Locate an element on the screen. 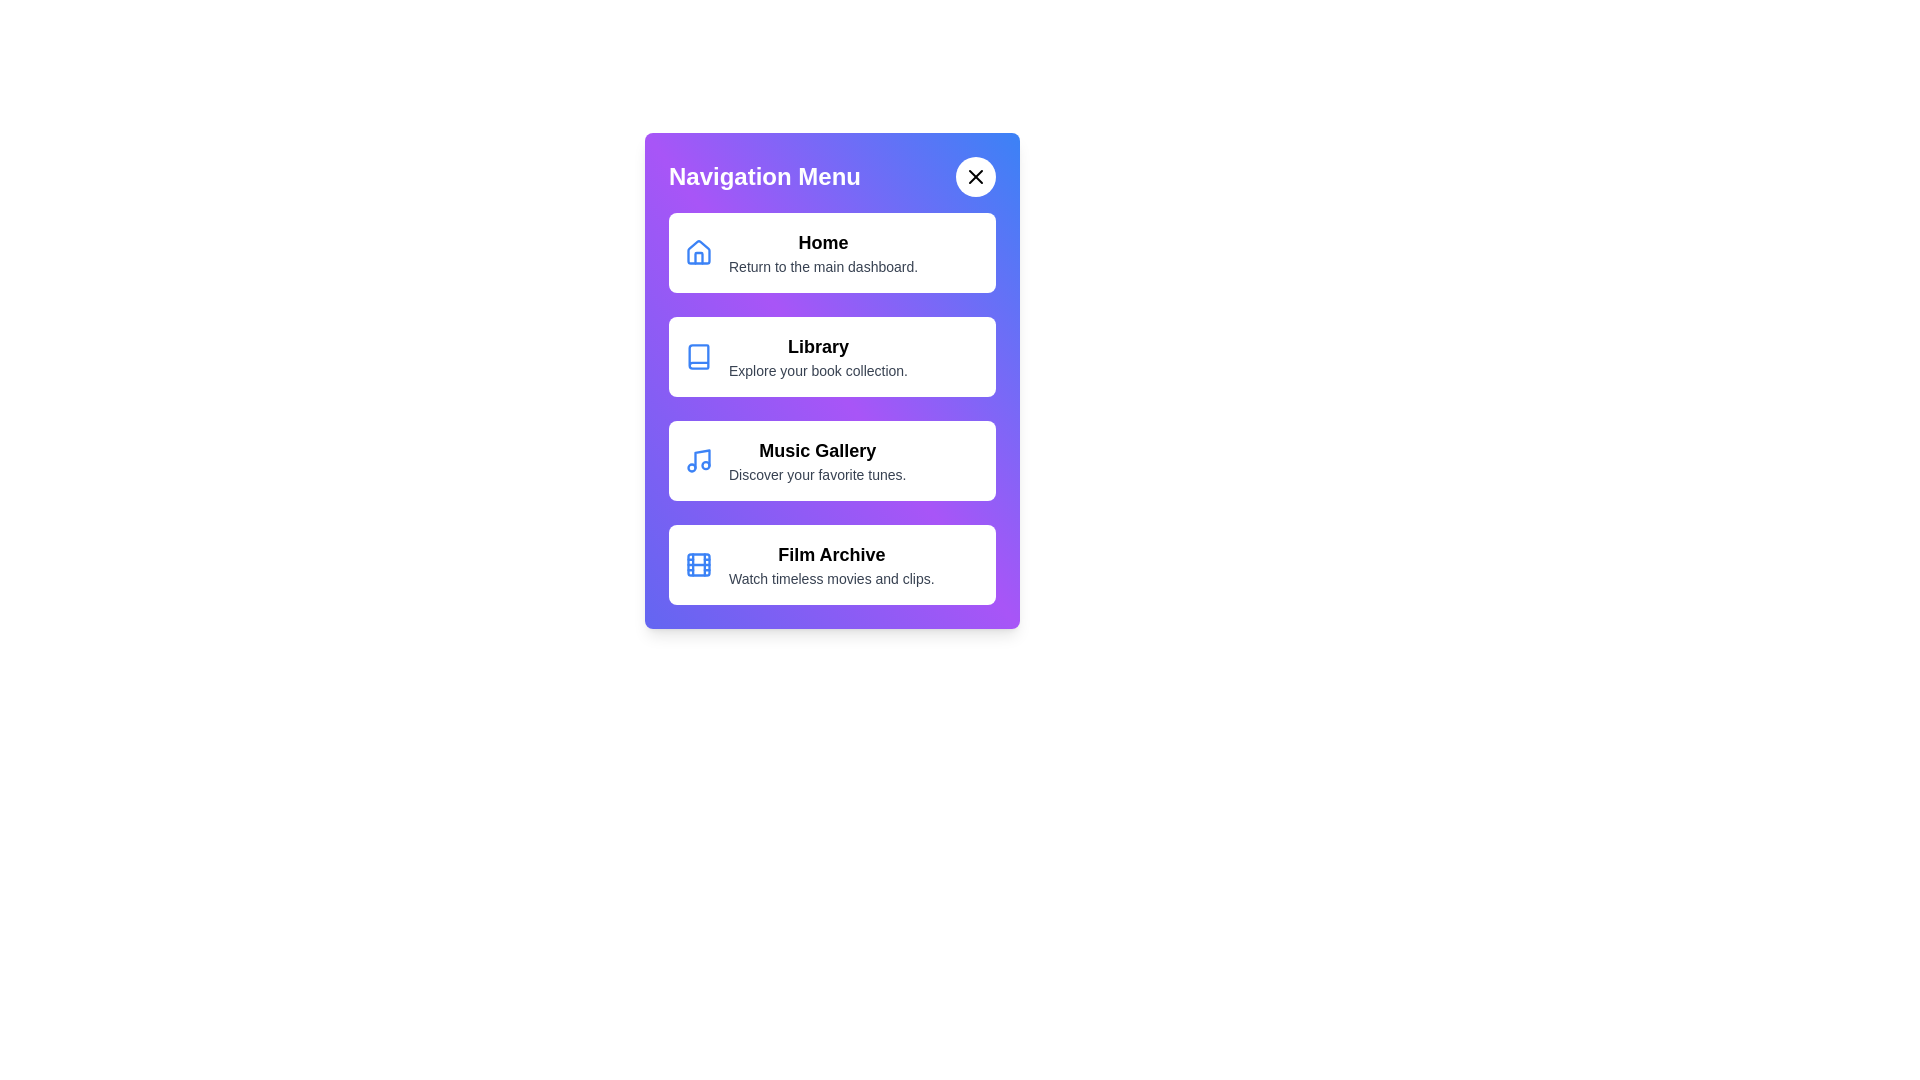  the icon of the menu item labeled Music Gallery is located at coordinates (699, 461).